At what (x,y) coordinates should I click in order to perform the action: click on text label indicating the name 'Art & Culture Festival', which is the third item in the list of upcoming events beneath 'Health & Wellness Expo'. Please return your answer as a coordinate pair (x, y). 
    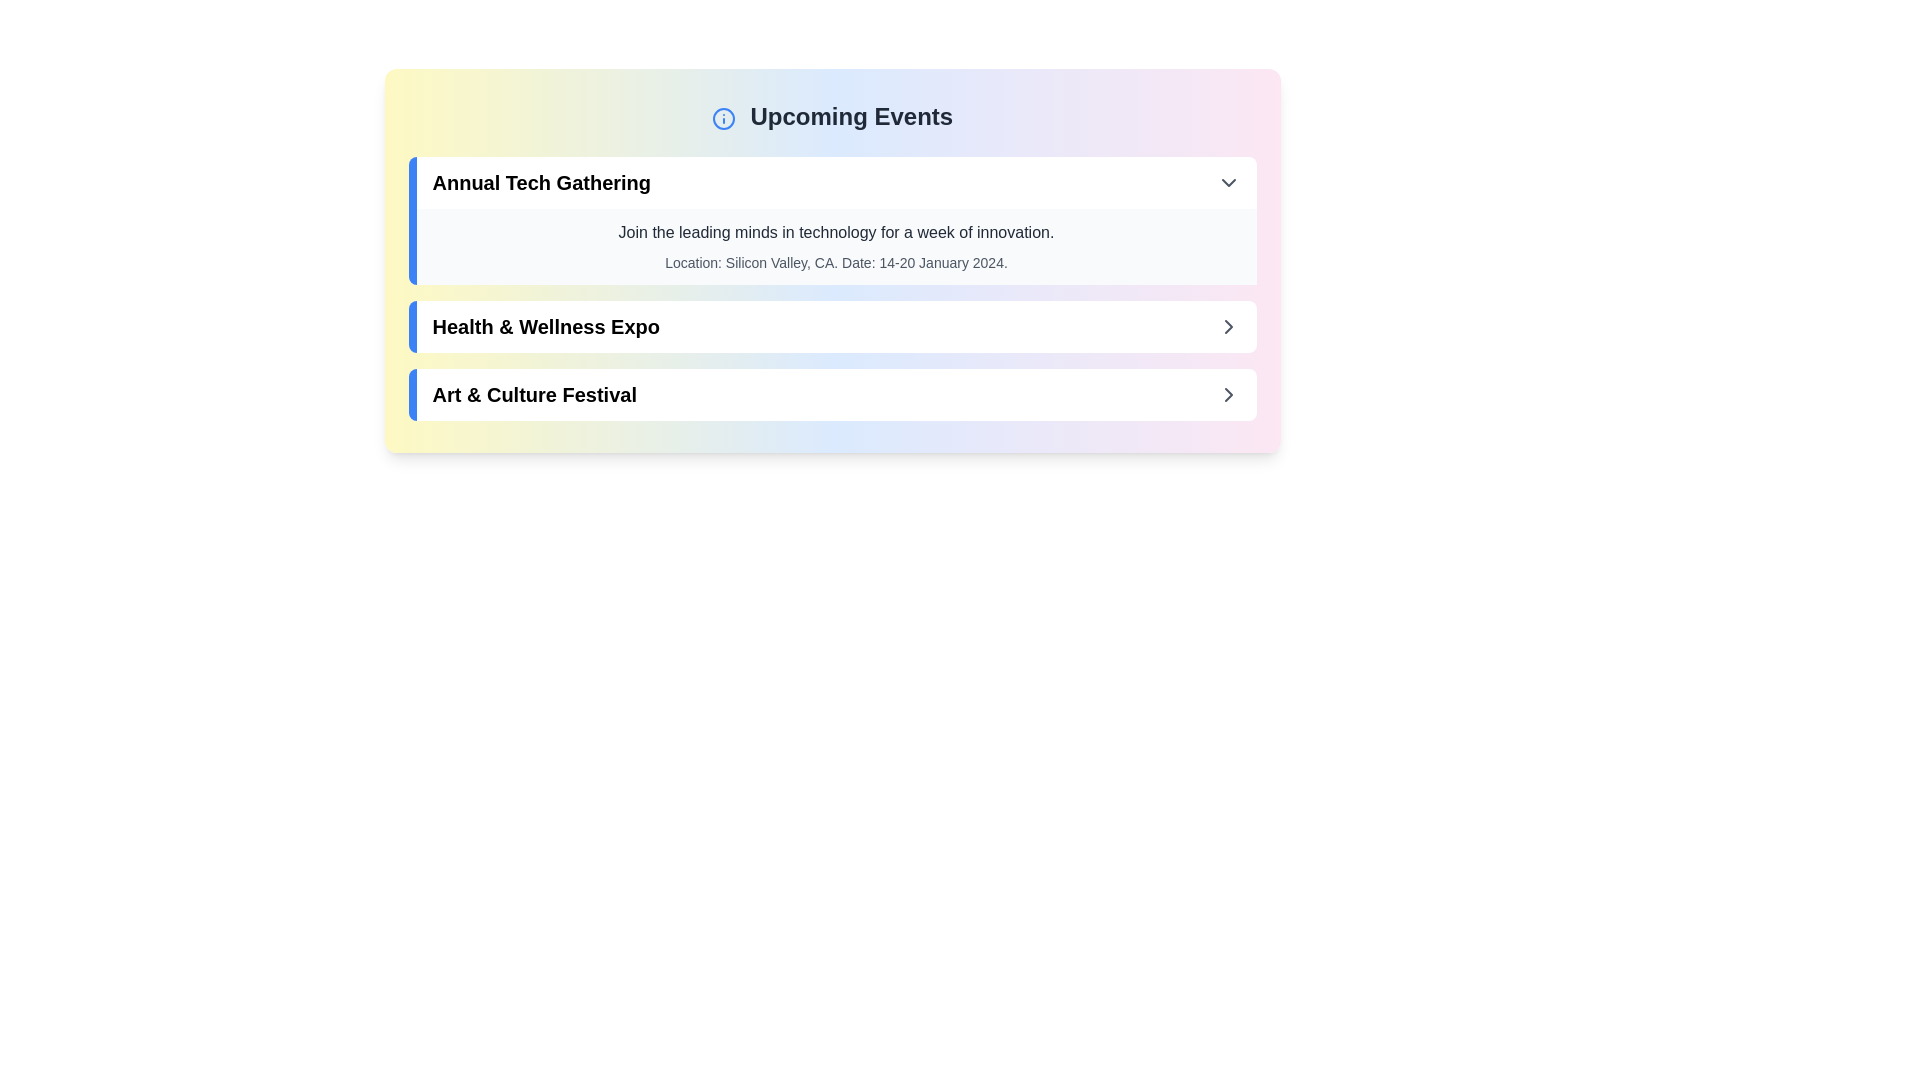
    Looking at the image, I should click on (534, 394).